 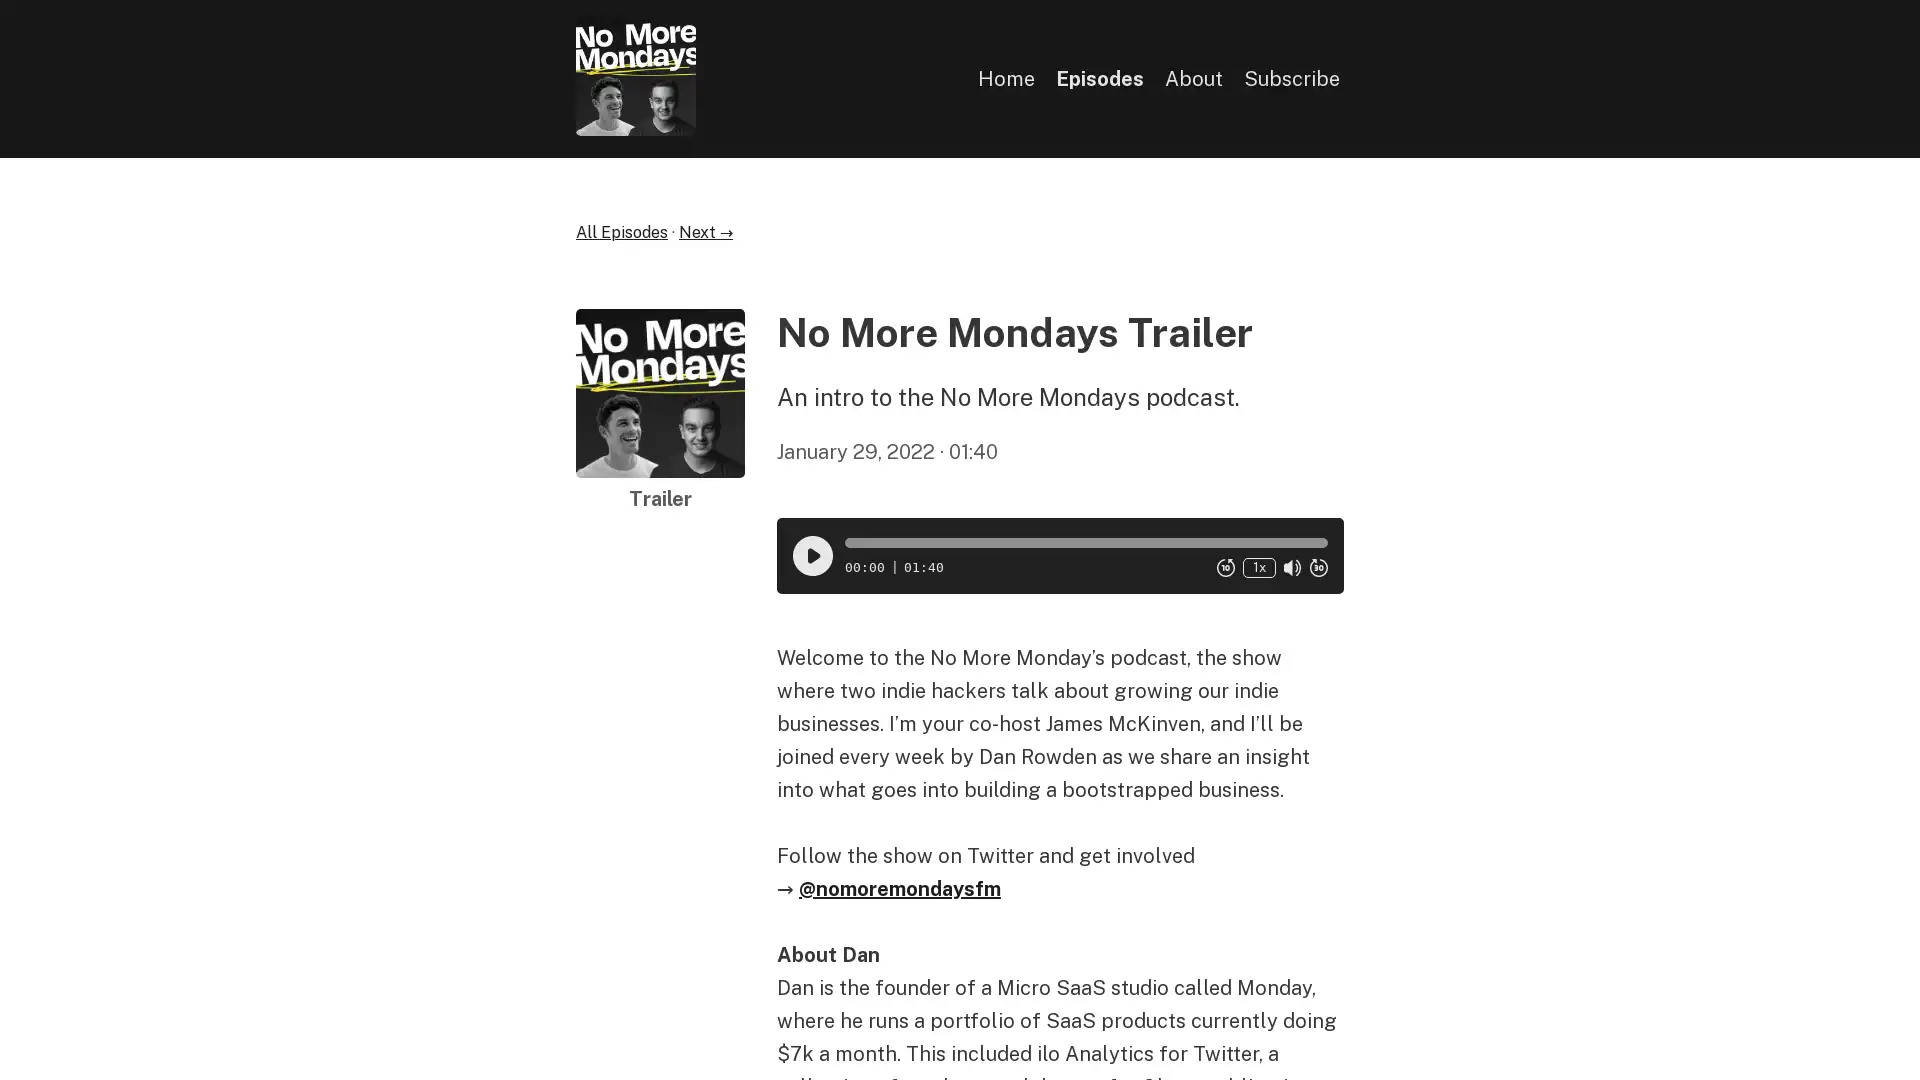 What do you see at coordinates (1318, 567) in the screenshot?
I see `fast forward` at bounding box center [1318, 567].